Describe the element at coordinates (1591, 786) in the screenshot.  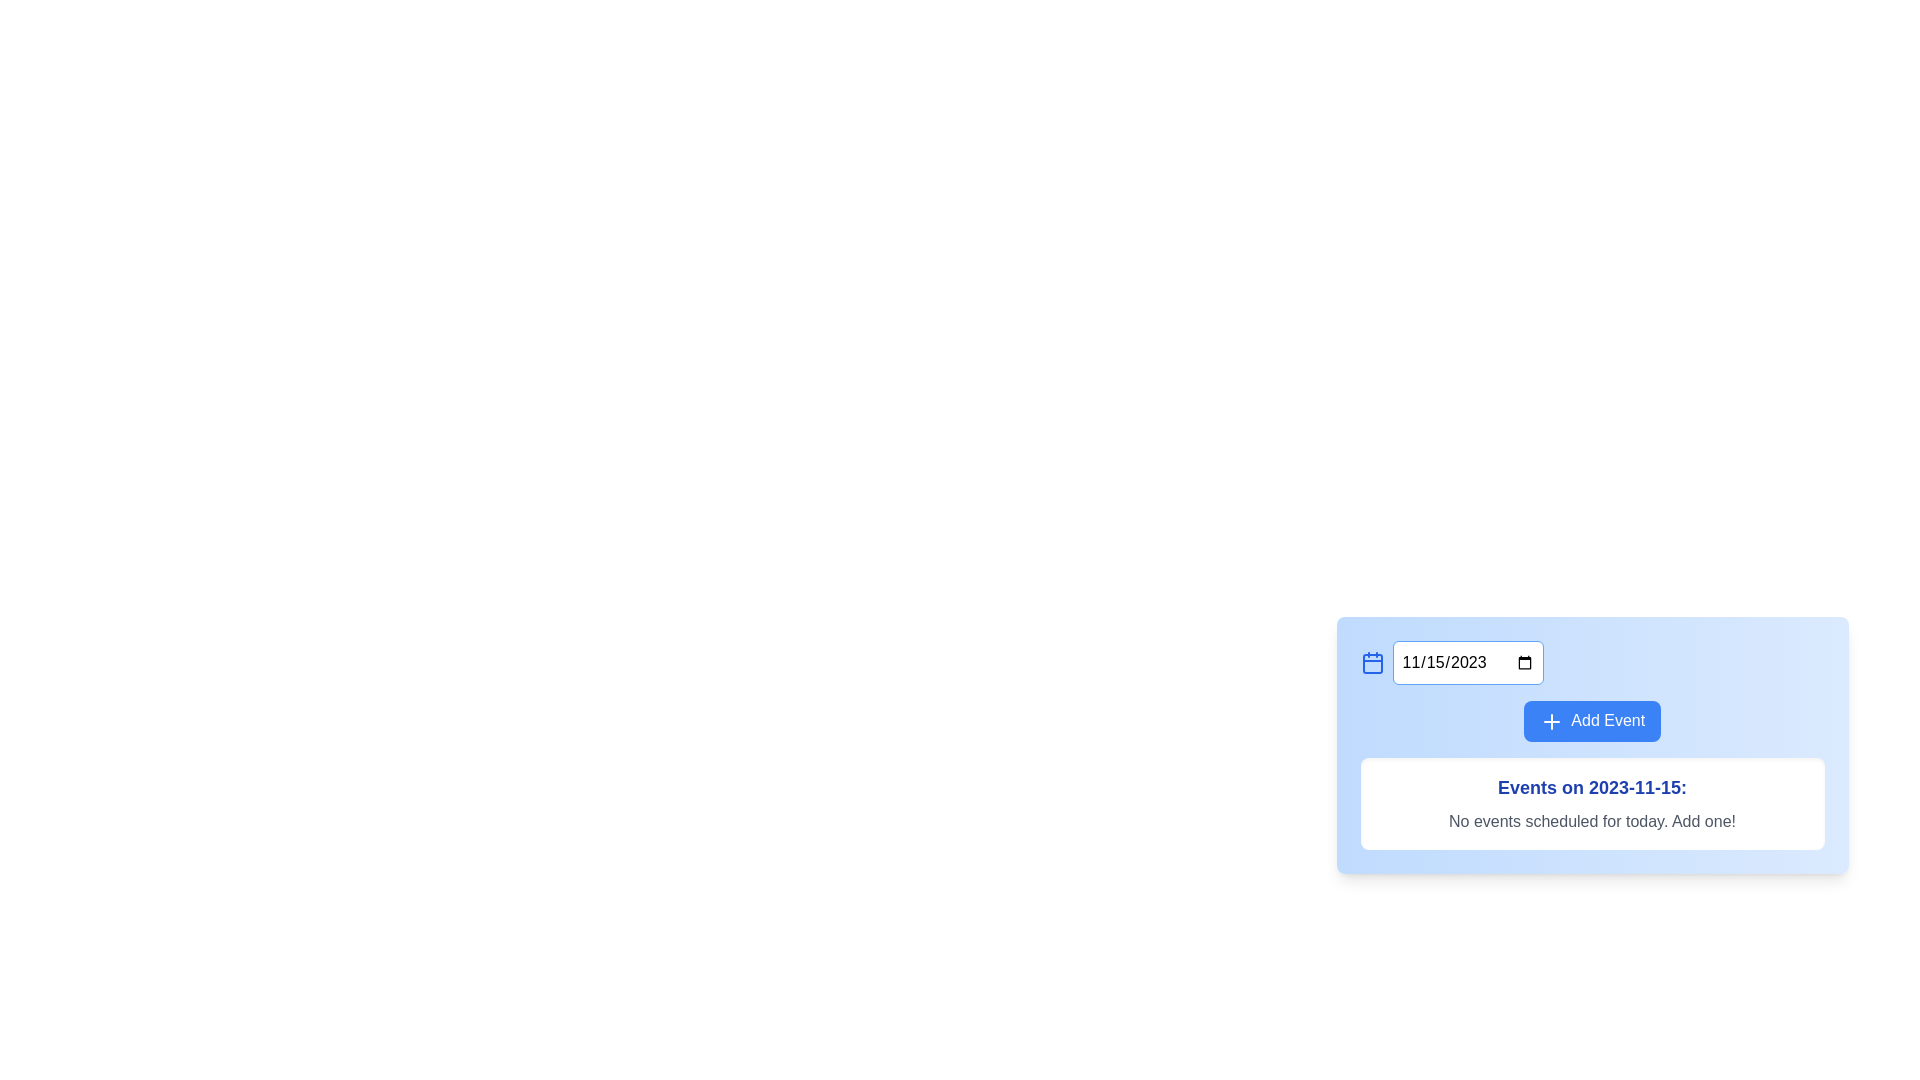
I see `the text 'Events on 2023-11-15:'` at that location.